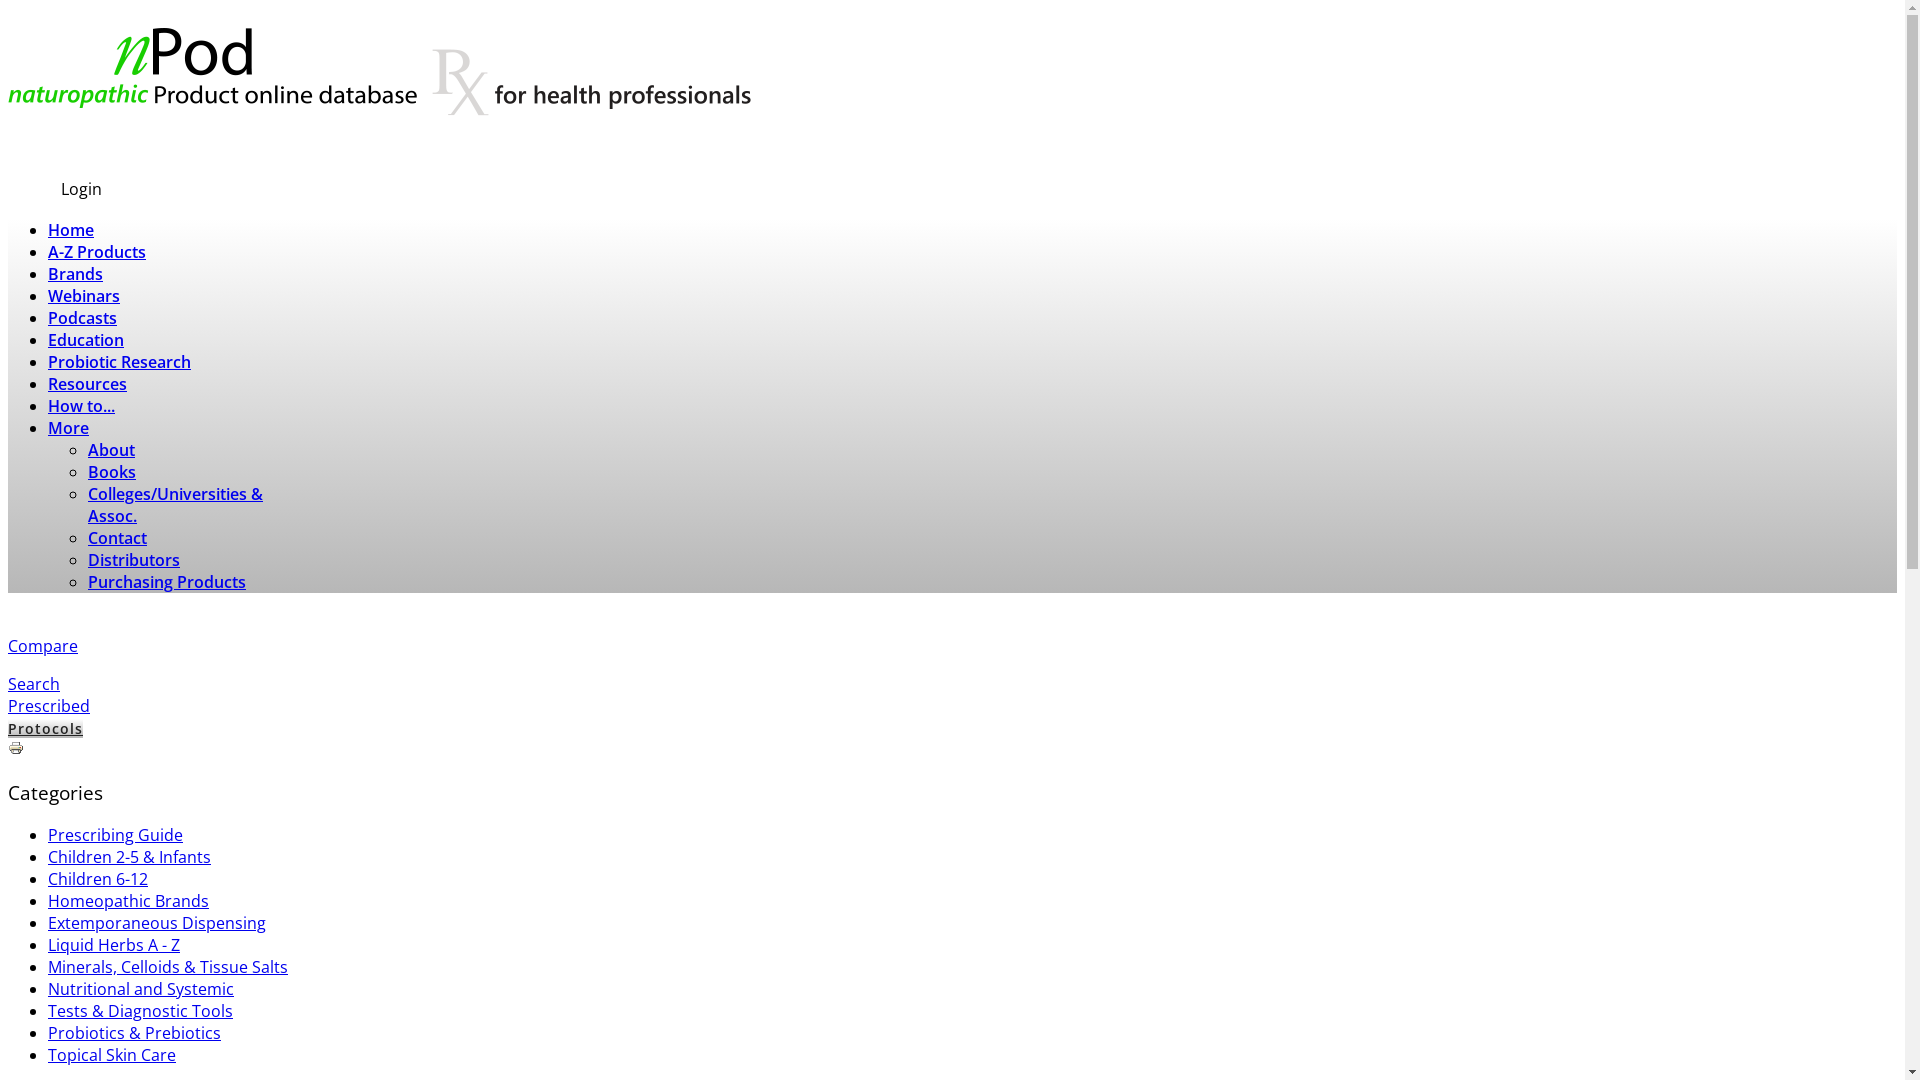 This screenshot has width=1920, height=1080. What do you see at coordinates (48, 1033) in the screenshot?
I see `'Probiotics & Prebiotics'` at bounding box center [48, 1033].